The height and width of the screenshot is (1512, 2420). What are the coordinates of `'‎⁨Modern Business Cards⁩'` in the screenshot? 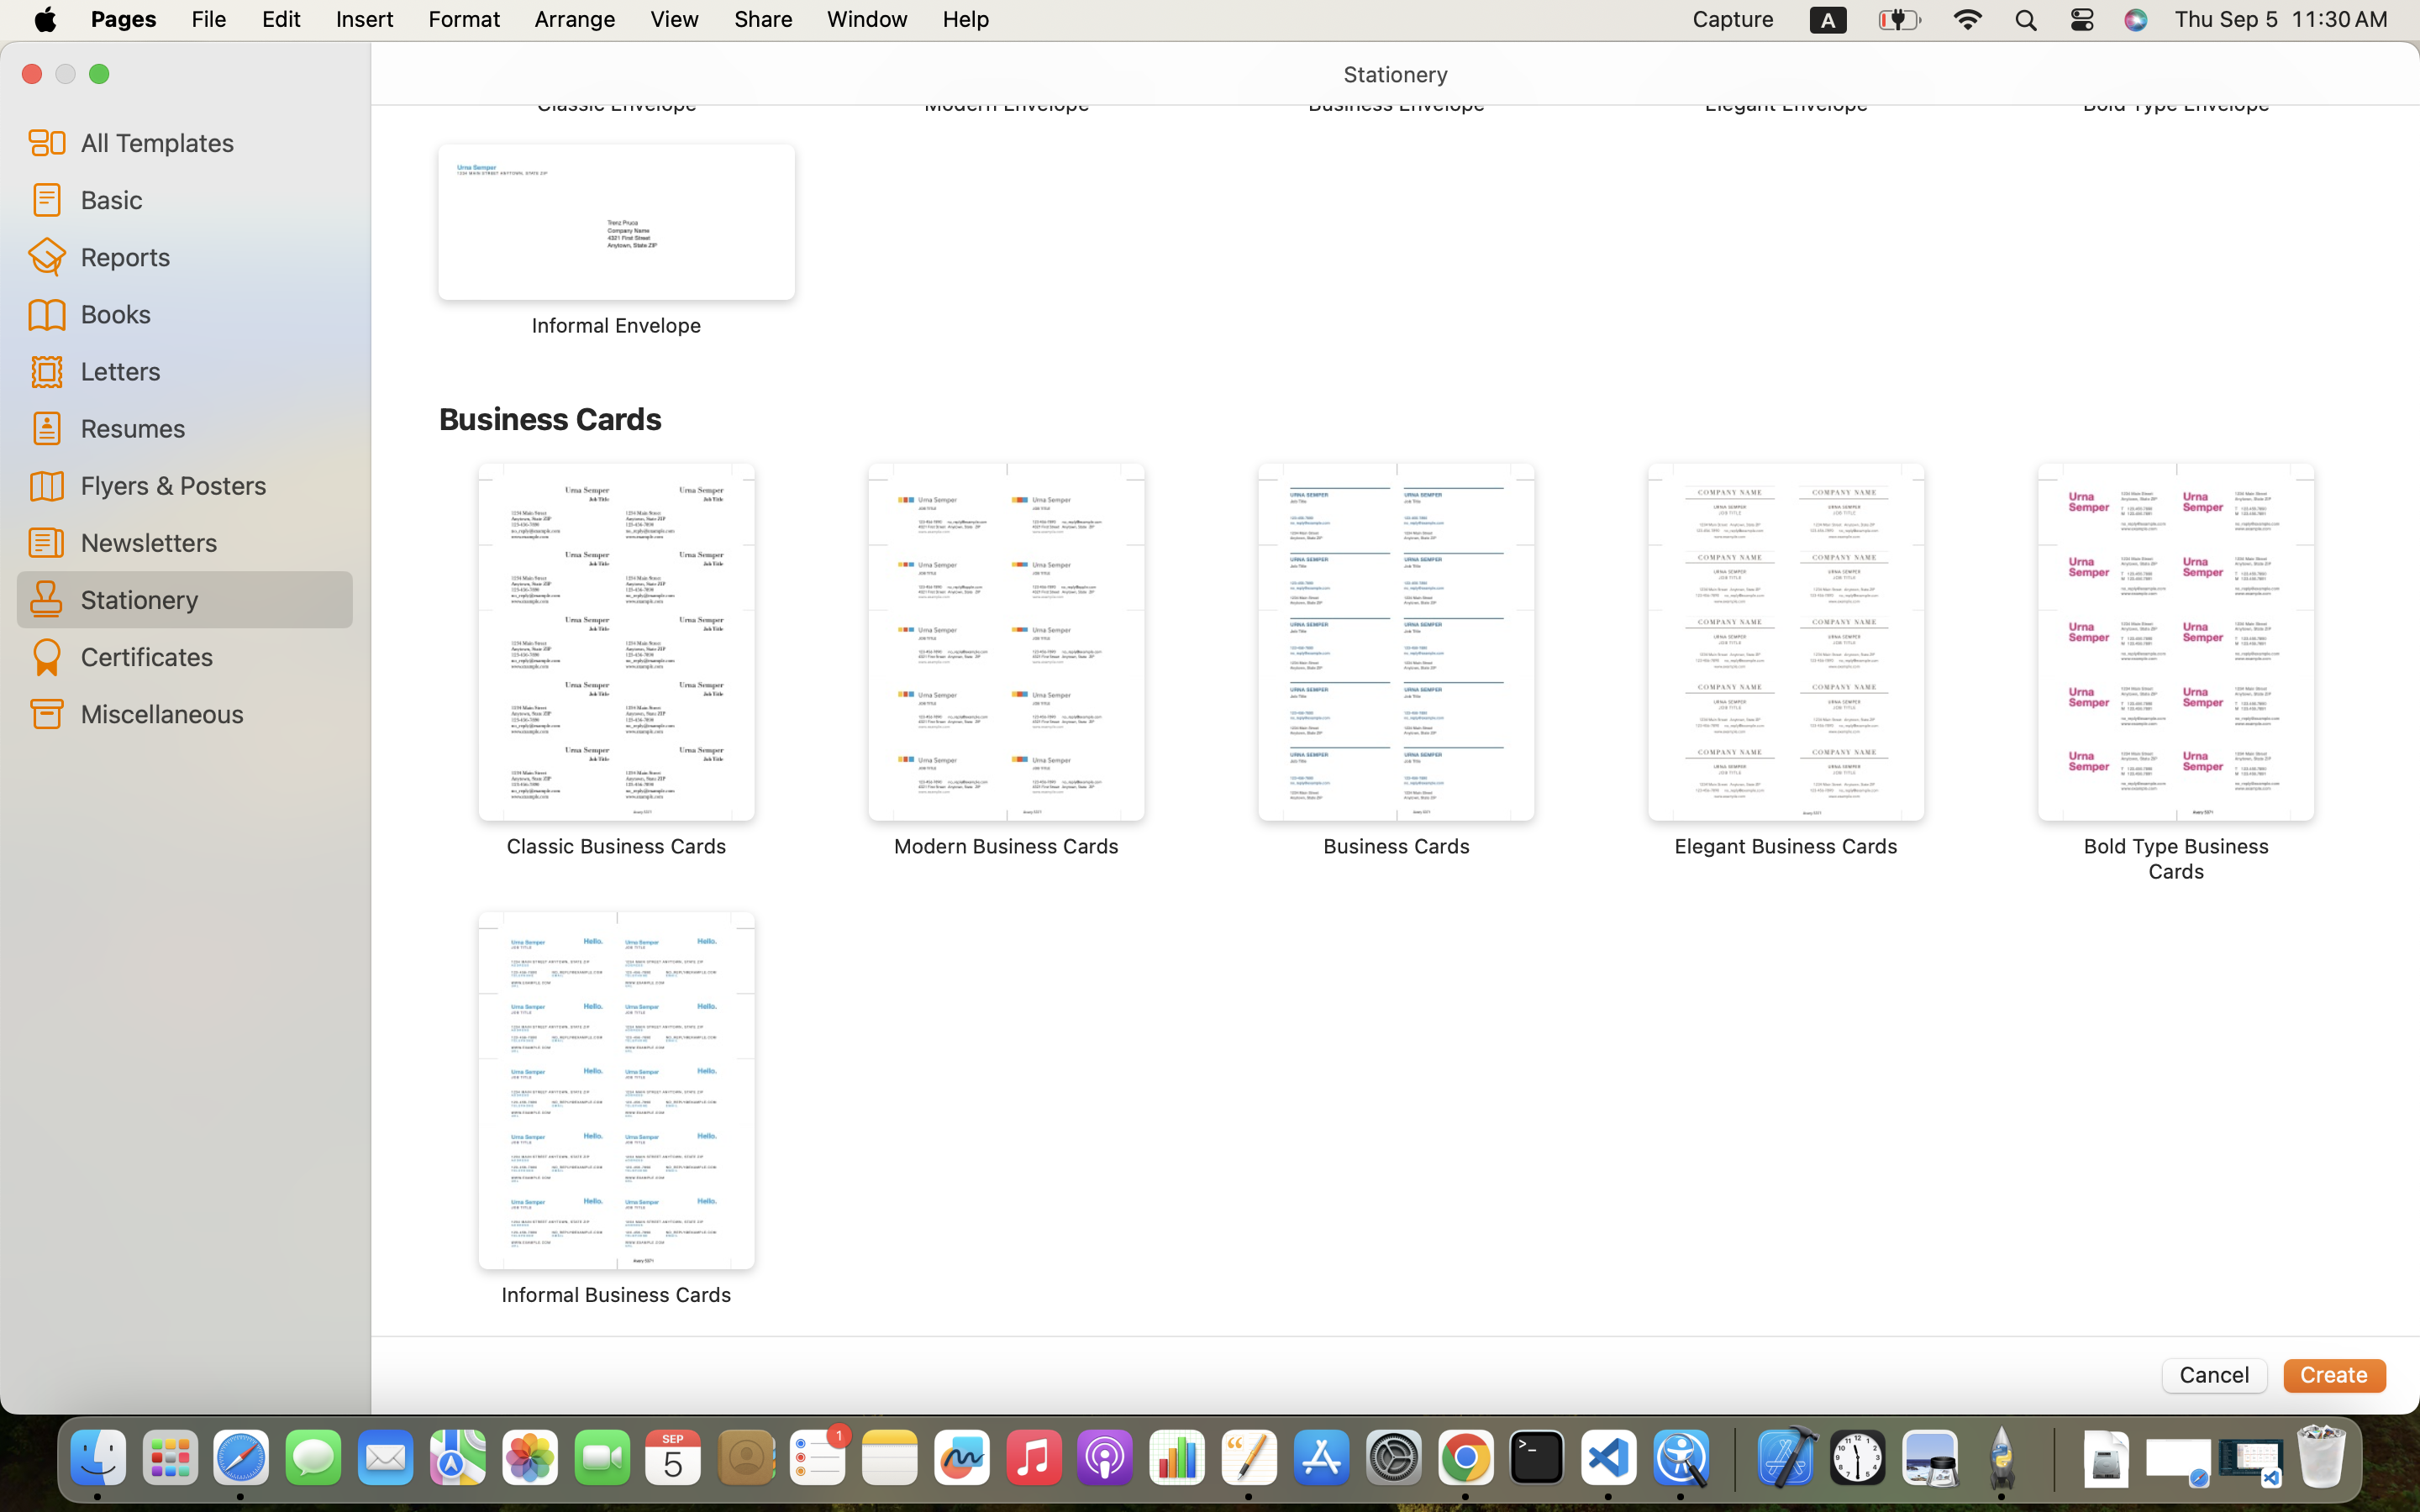 It's located at (1007, 660).